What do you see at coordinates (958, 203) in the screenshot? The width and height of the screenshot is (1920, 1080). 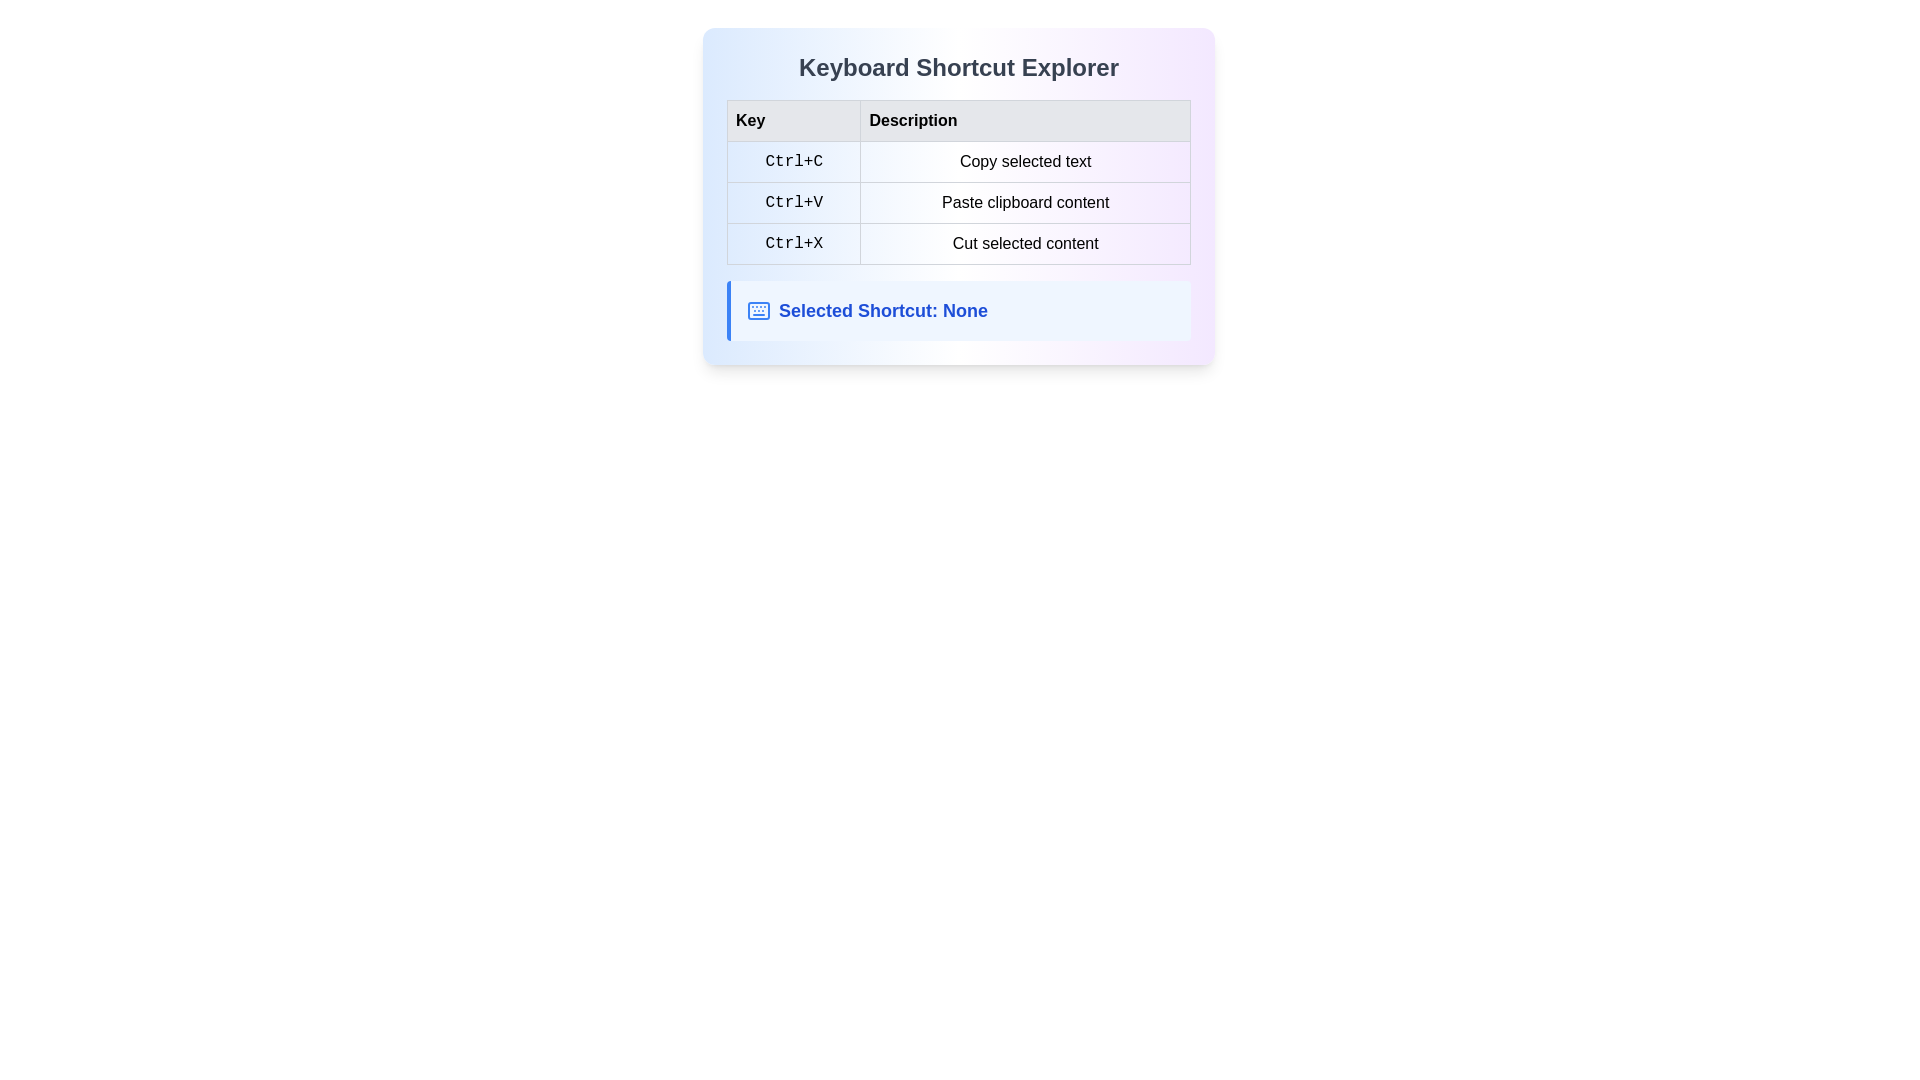 I see `the second row in the table that contains 'Ctrl+V' and 'Paste clipboard content', which is styled with borders and is positioned in the center of the interface` at bounding box center [958, 203].